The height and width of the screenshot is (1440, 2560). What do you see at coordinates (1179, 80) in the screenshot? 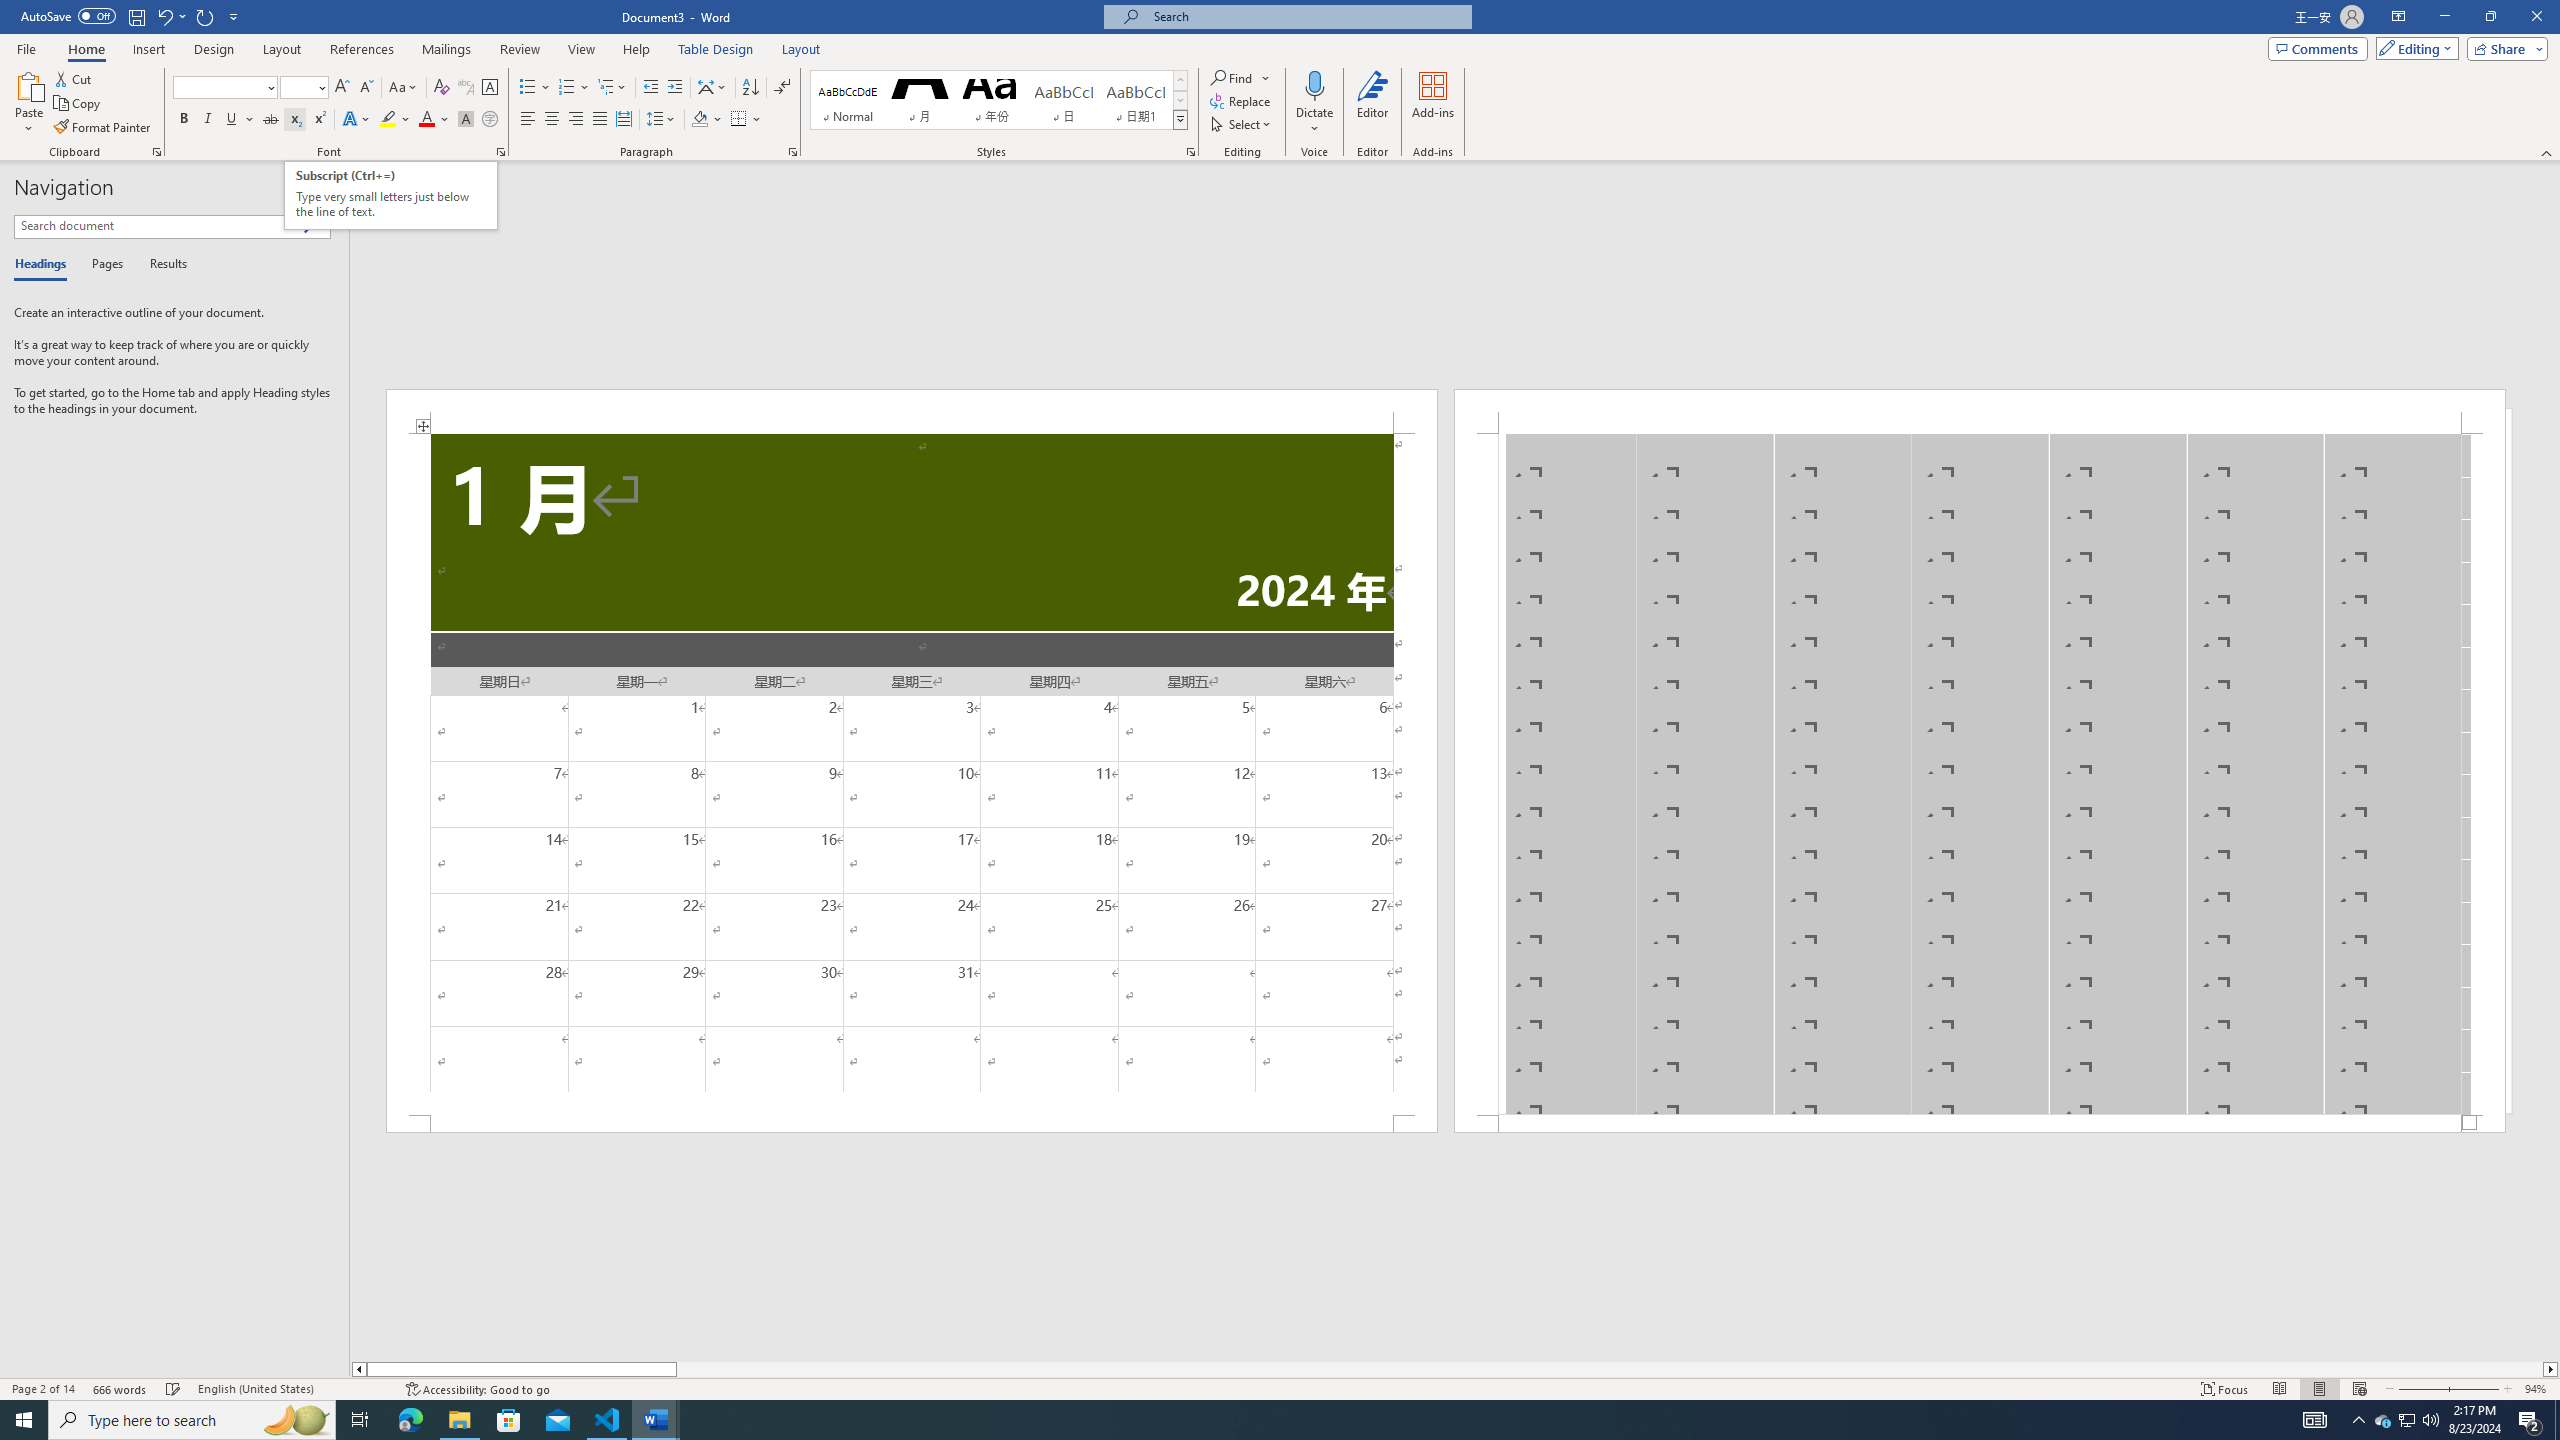
I see `'Row up'` at bounding box center [1179, 80].